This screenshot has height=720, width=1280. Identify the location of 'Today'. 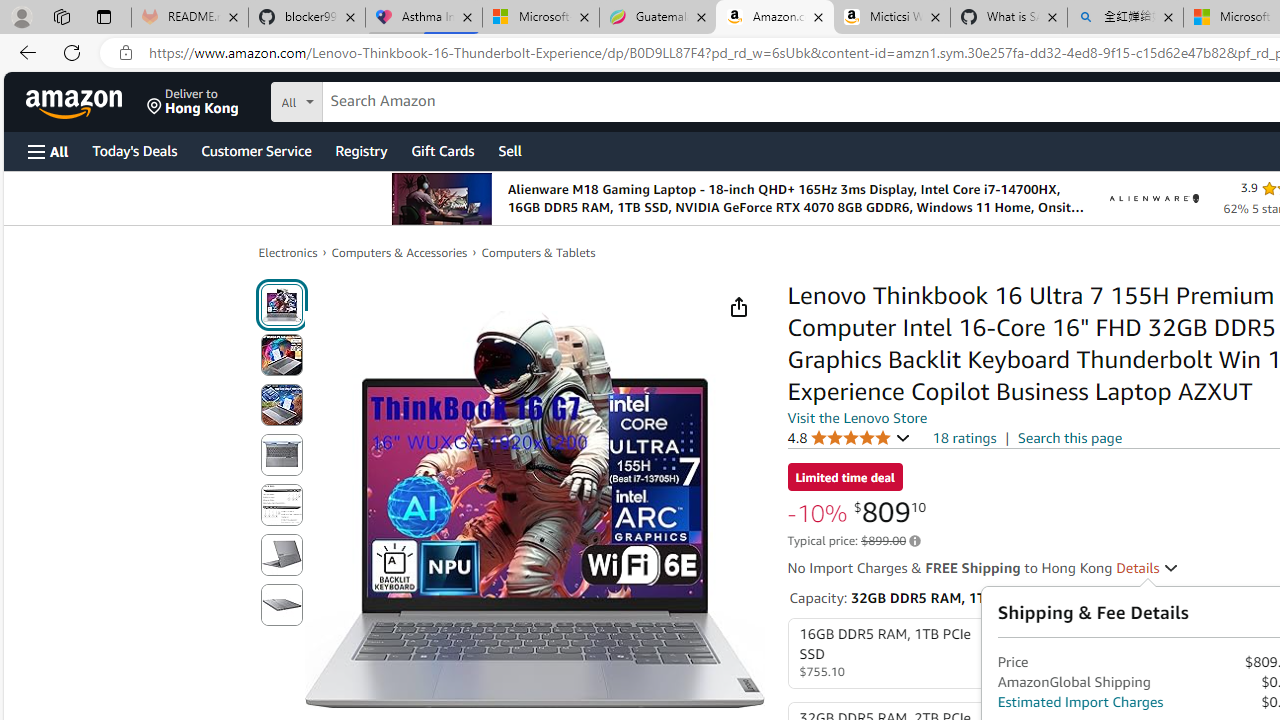
(133, 149).